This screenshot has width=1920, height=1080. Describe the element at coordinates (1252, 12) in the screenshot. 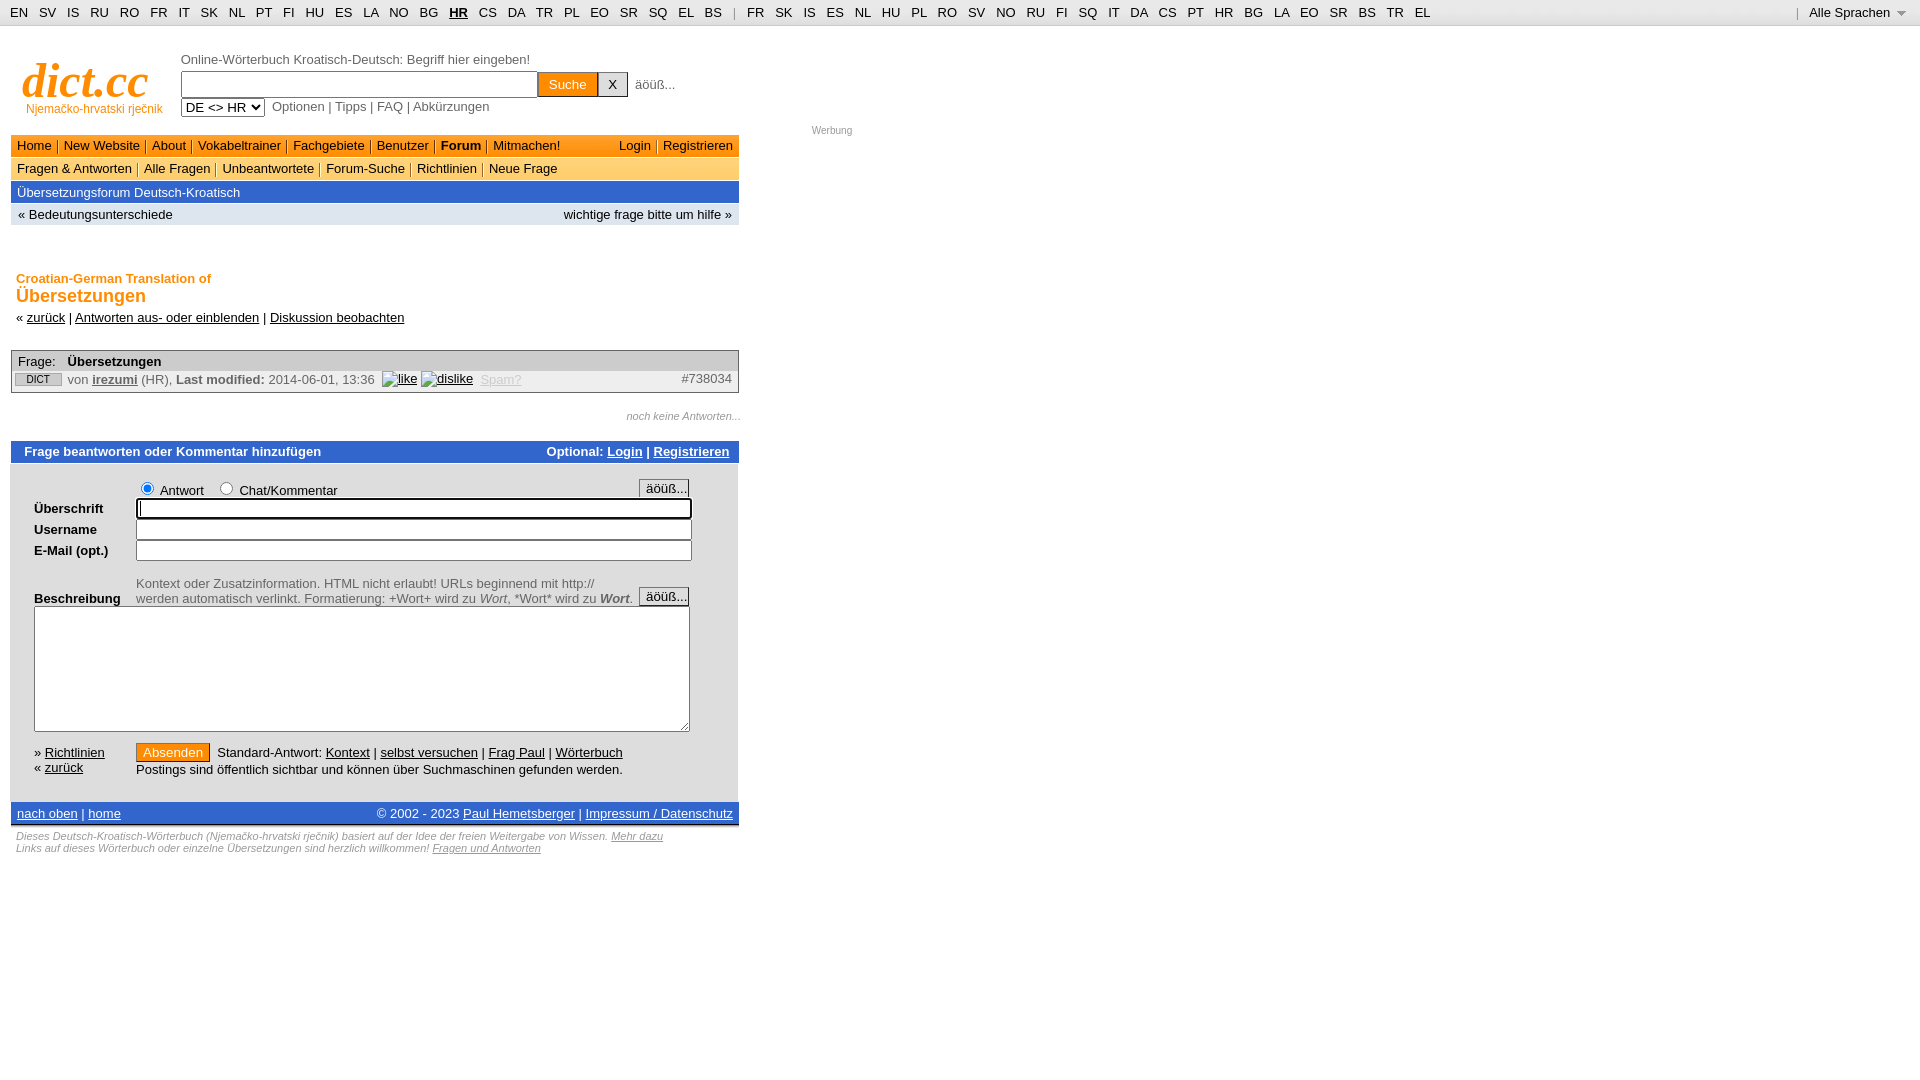

I see `'BG'` at that location.